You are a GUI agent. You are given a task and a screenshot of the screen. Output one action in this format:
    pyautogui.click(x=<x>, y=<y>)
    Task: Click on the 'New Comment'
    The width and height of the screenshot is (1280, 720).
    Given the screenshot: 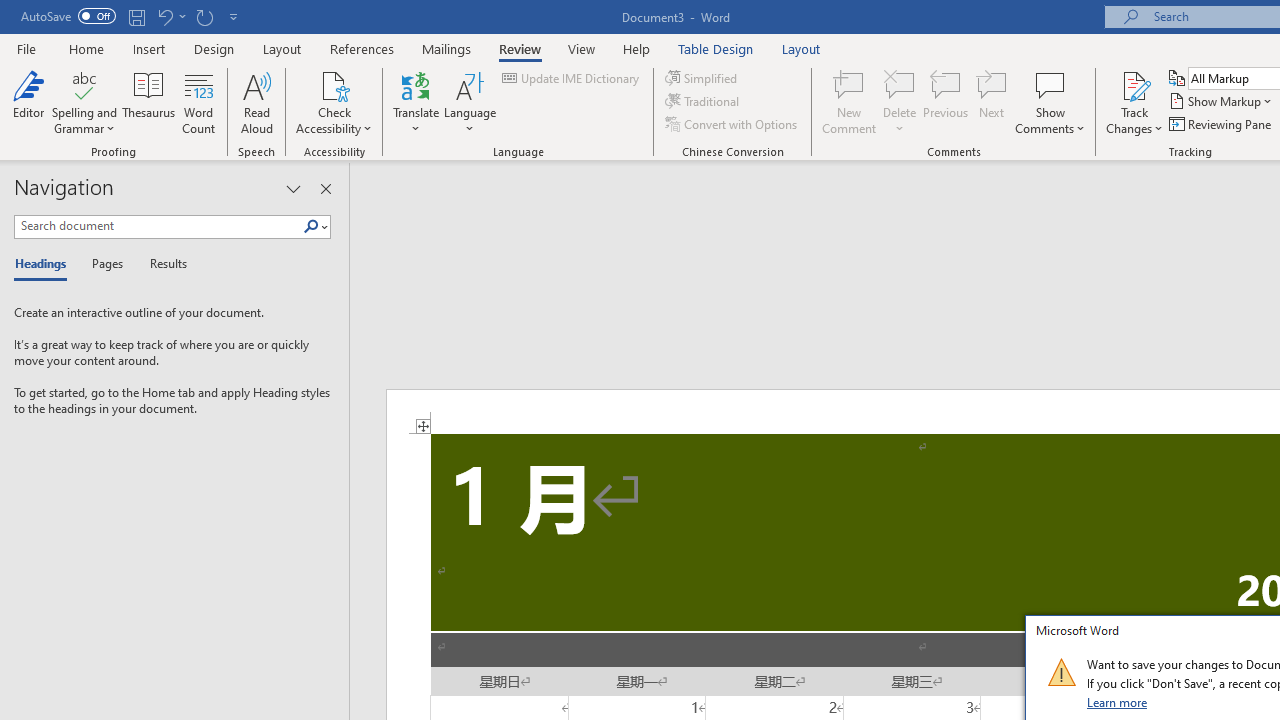 What is the action you would take?
    pyautogui.click(x=849, y=103)
    